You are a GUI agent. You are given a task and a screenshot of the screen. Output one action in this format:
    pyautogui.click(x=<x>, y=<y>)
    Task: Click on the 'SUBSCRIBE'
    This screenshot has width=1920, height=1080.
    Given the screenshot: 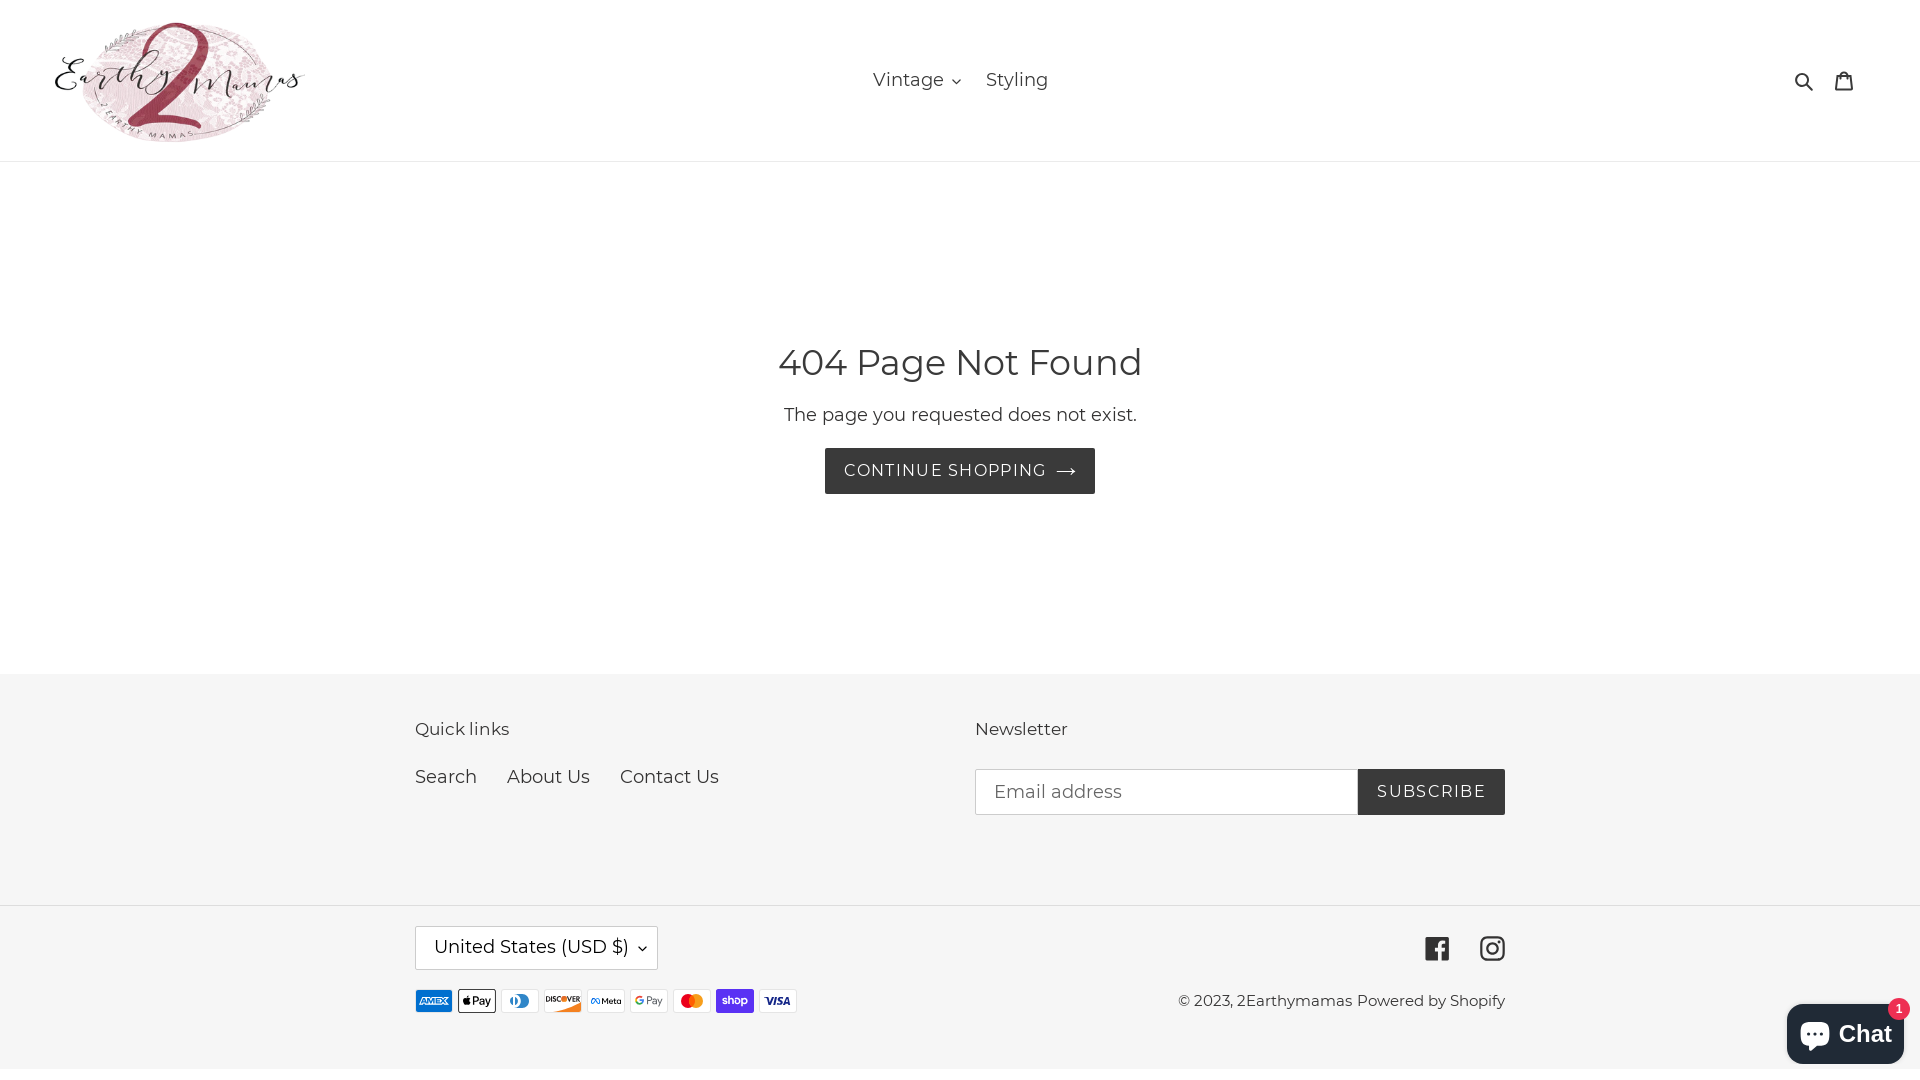 What is the action you would take?
    pyautogui.click(x=1430, y=790)
    